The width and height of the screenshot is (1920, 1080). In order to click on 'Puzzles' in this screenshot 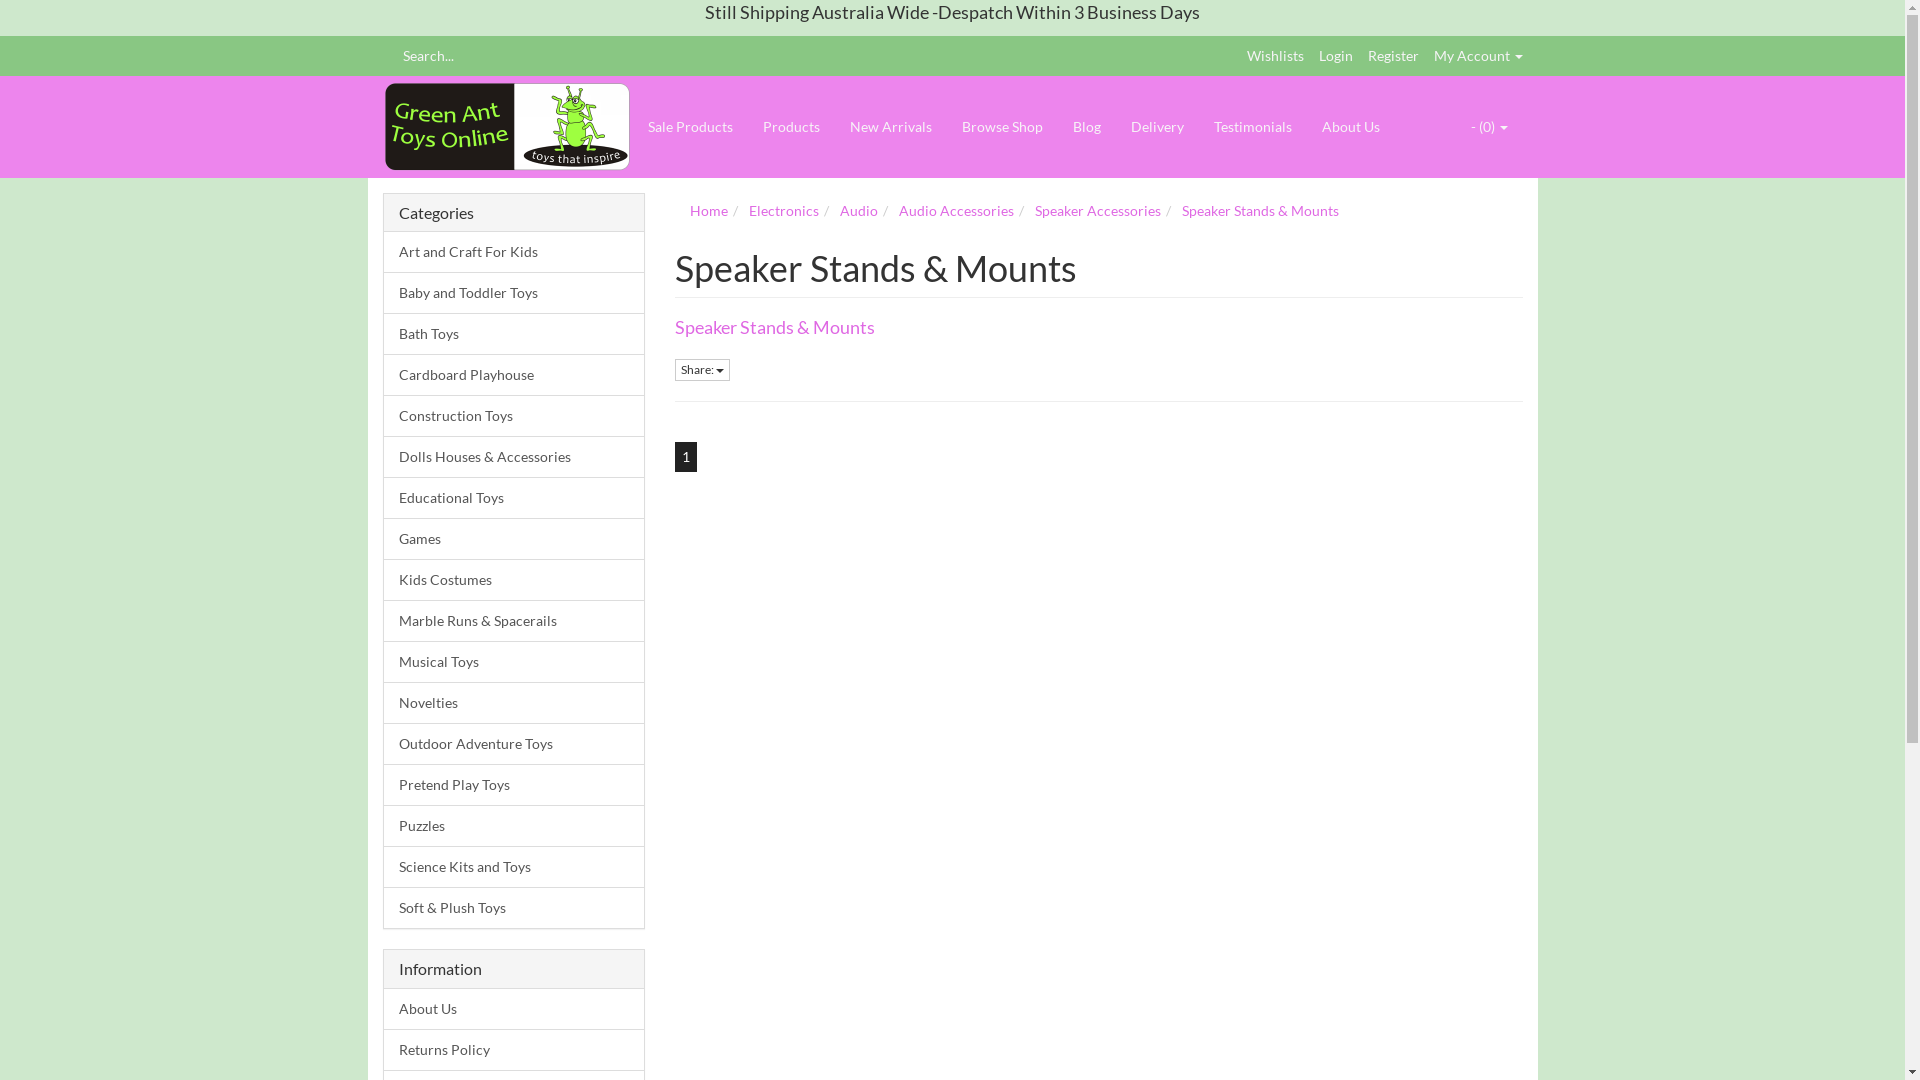, I will do `click(514, 825)`.